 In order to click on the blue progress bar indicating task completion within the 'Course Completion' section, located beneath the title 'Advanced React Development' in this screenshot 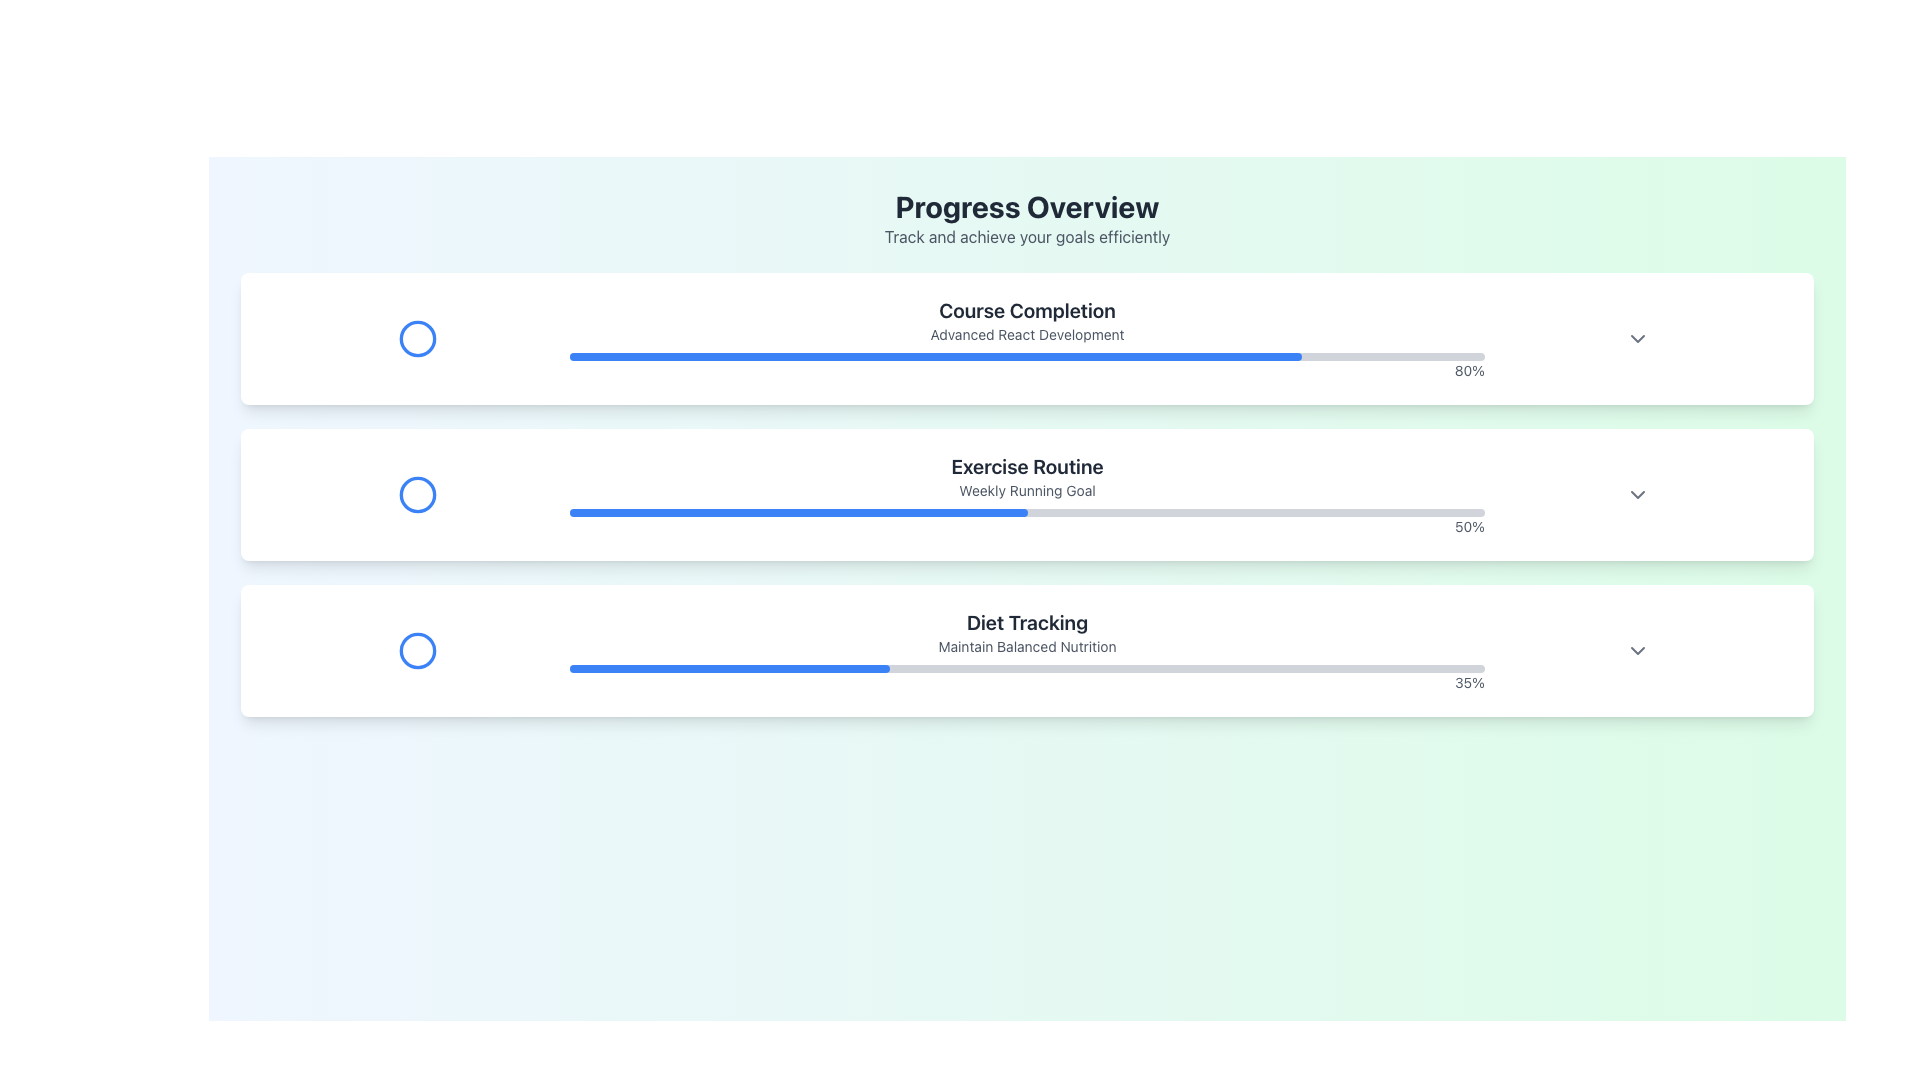, I will do `click(935, 356)`.